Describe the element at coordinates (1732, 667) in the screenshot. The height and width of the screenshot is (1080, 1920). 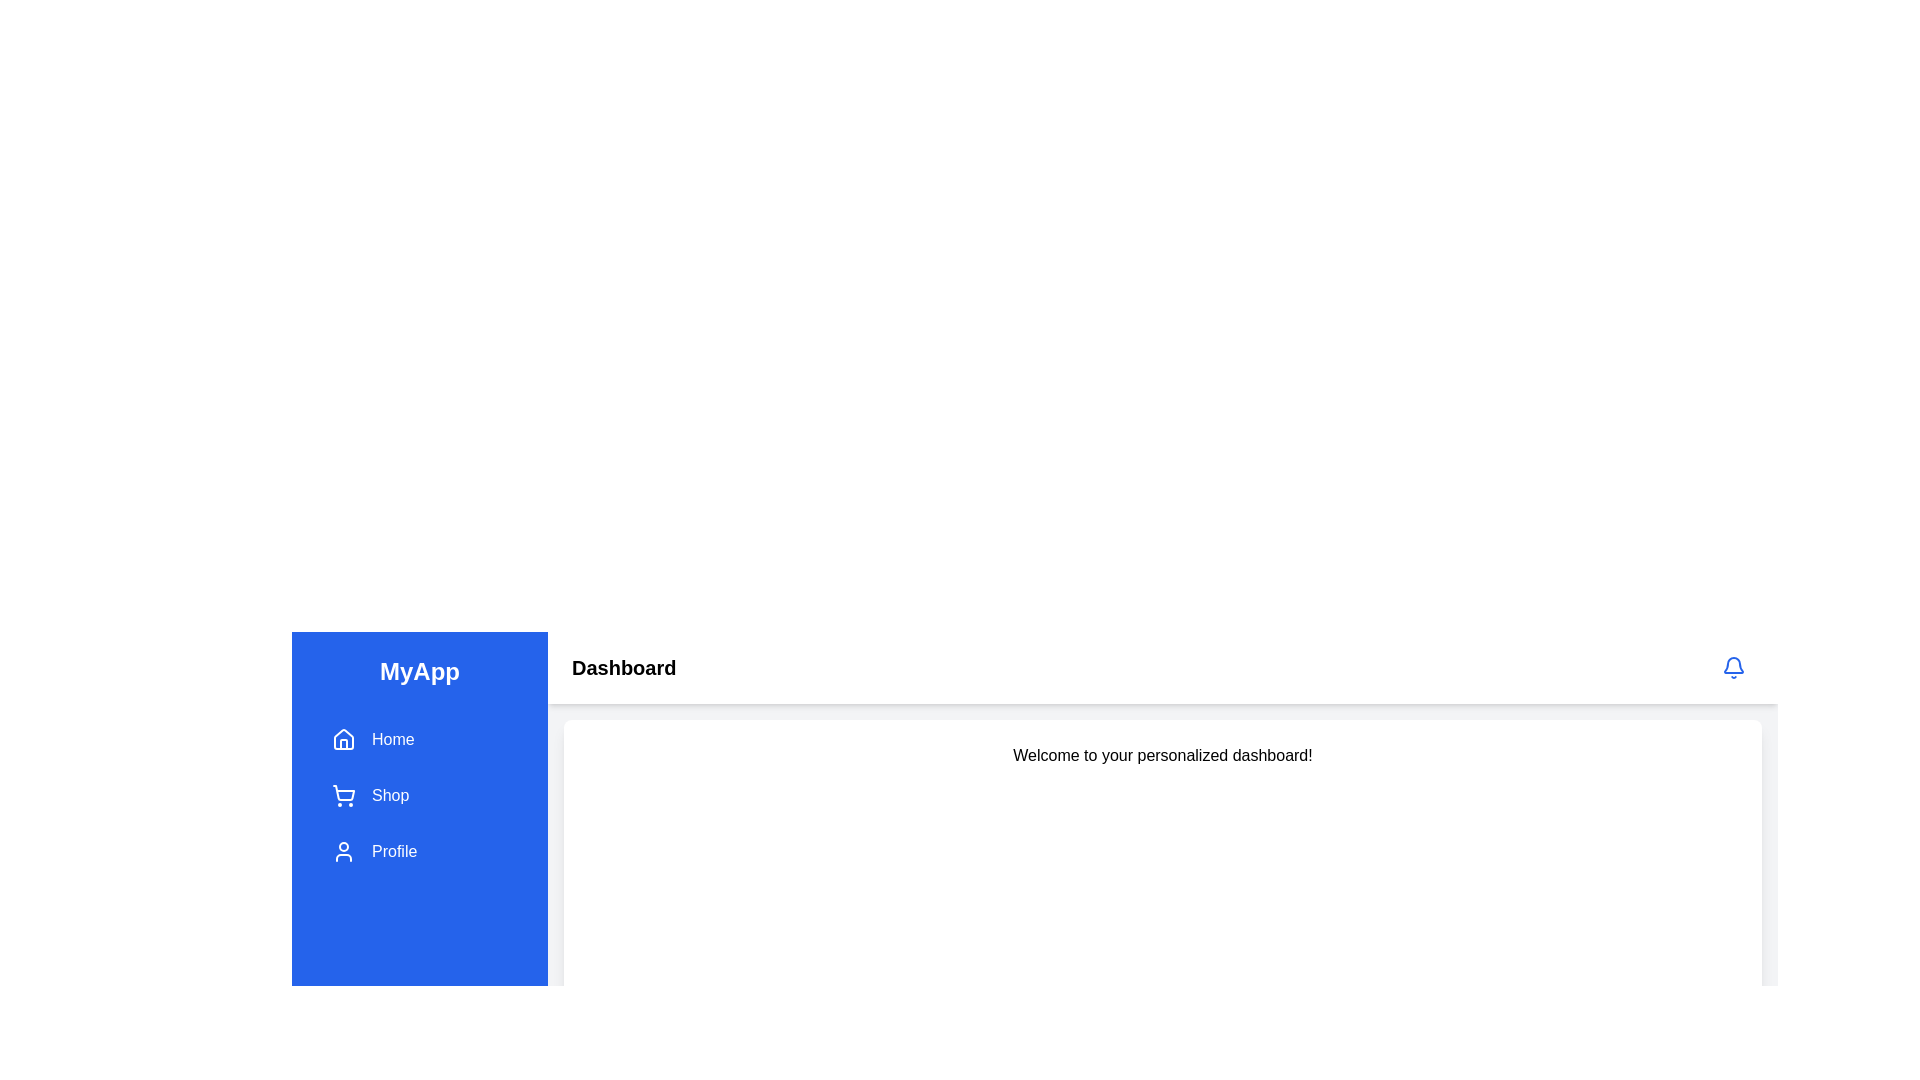
I see `the blue bell icon on the rightmost section of the top bar` at that location.